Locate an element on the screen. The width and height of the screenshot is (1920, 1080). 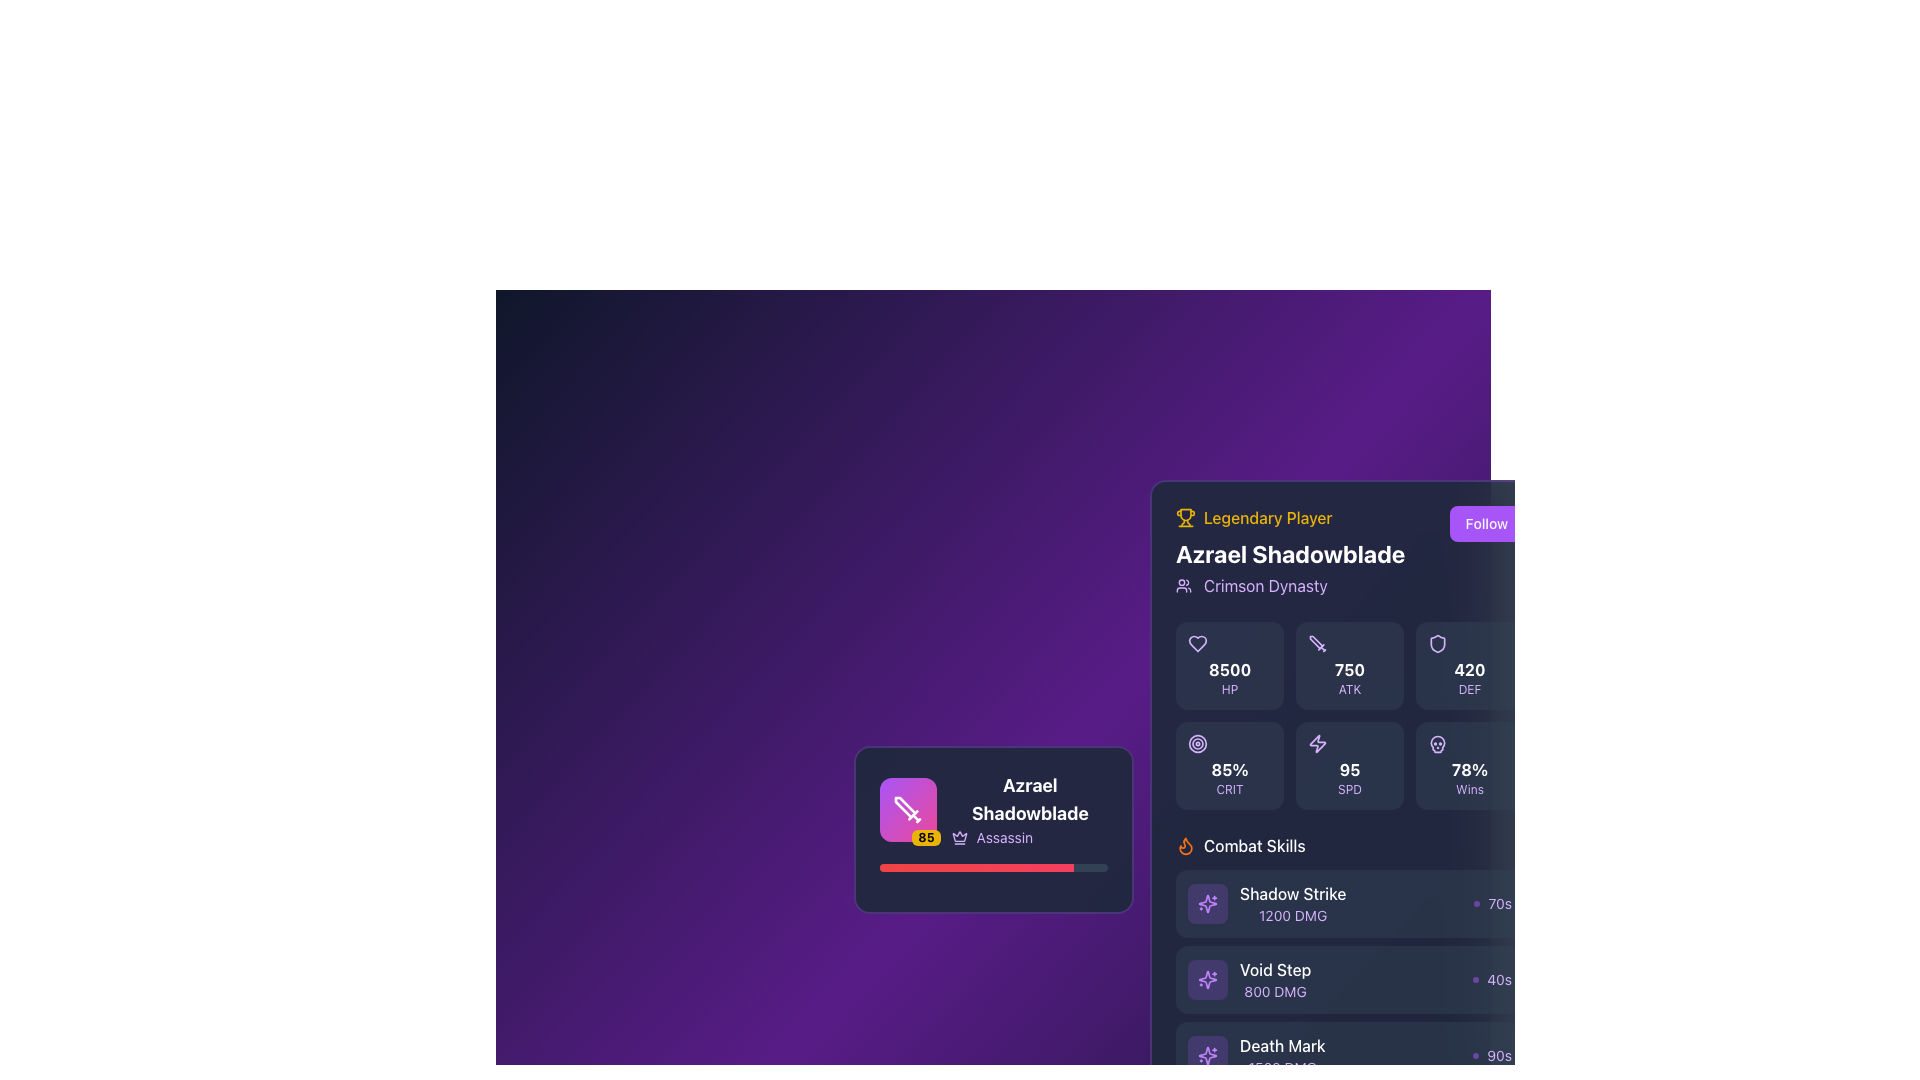
the static information card displaying '78% Wins', located in the bottom-right segment of the grid layout is located at coordinates (1469, 765).